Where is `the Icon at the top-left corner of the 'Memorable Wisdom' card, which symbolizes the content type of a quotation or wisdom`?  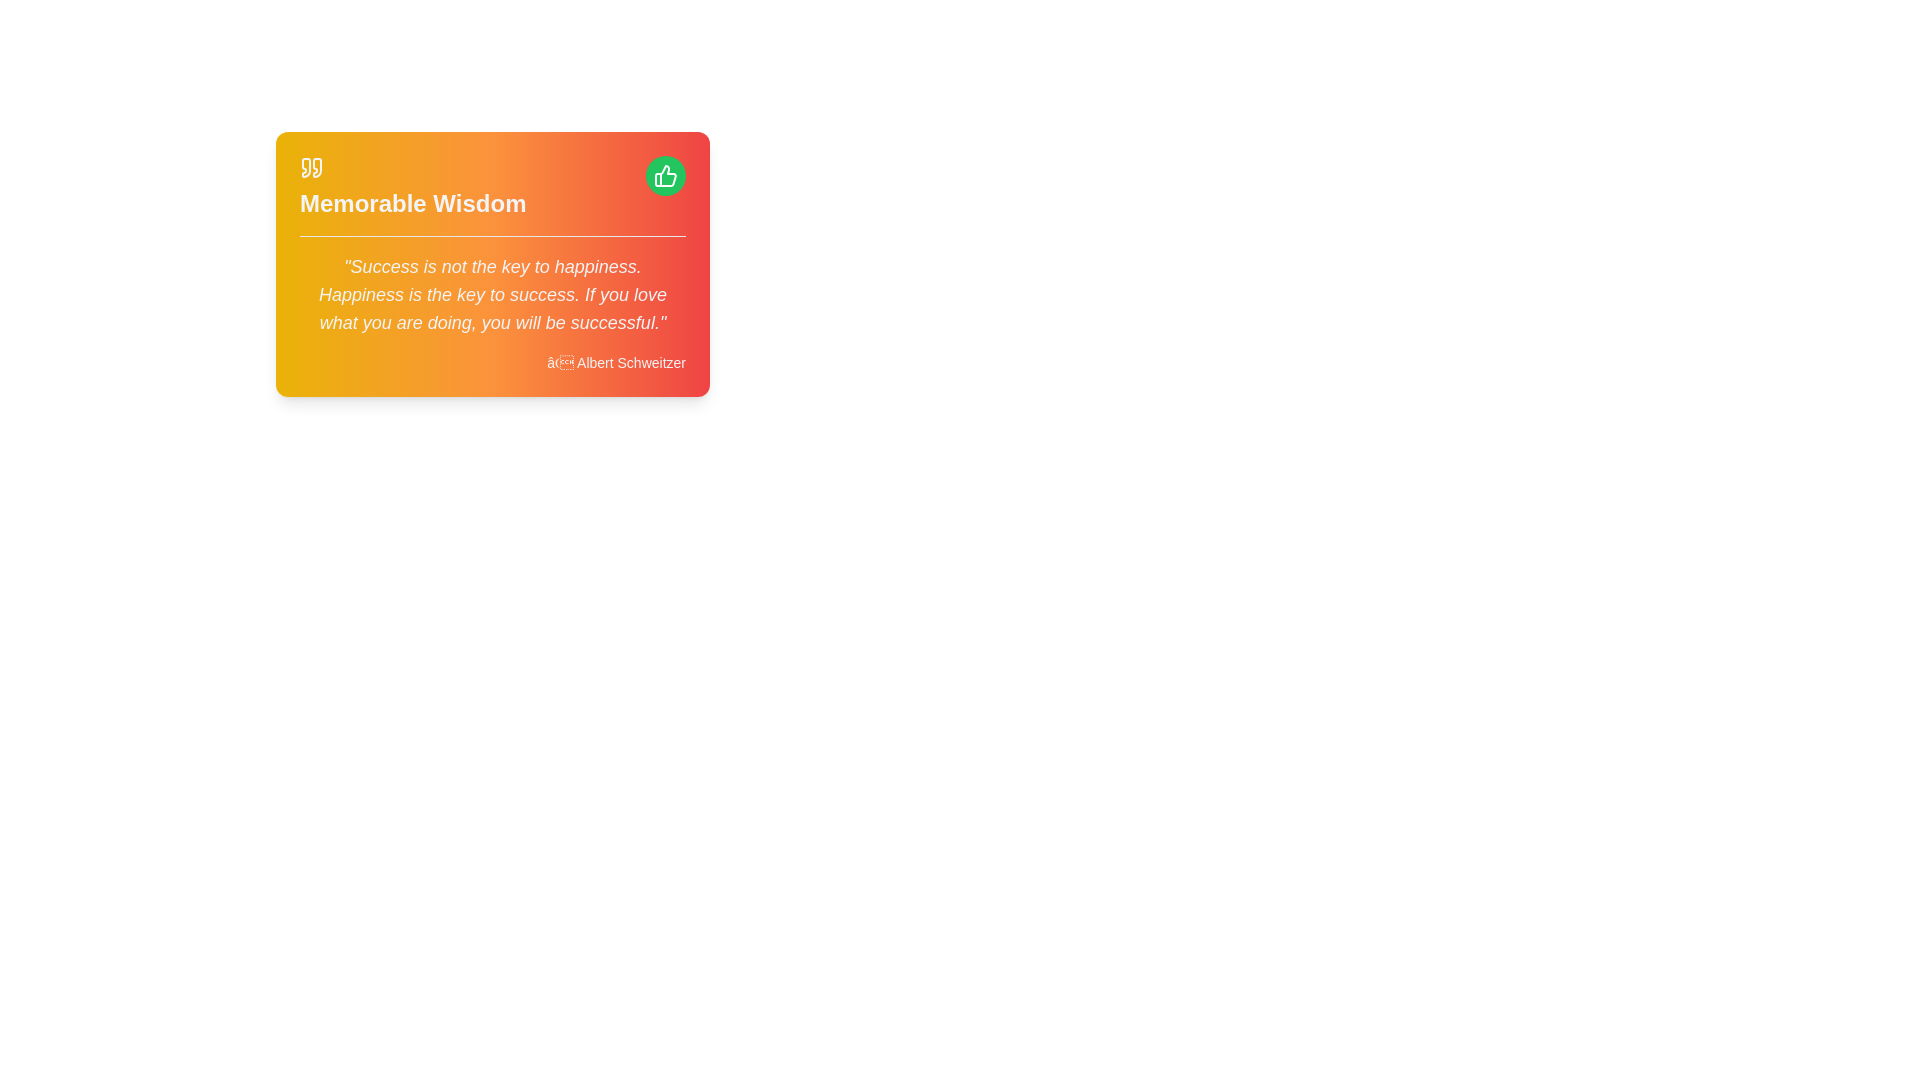
the Icon at the top-left corner of the 'Memorable Wisdom' card, which symbolizes the content type of a quotation or wisdom is located at coordinates (311, 167).